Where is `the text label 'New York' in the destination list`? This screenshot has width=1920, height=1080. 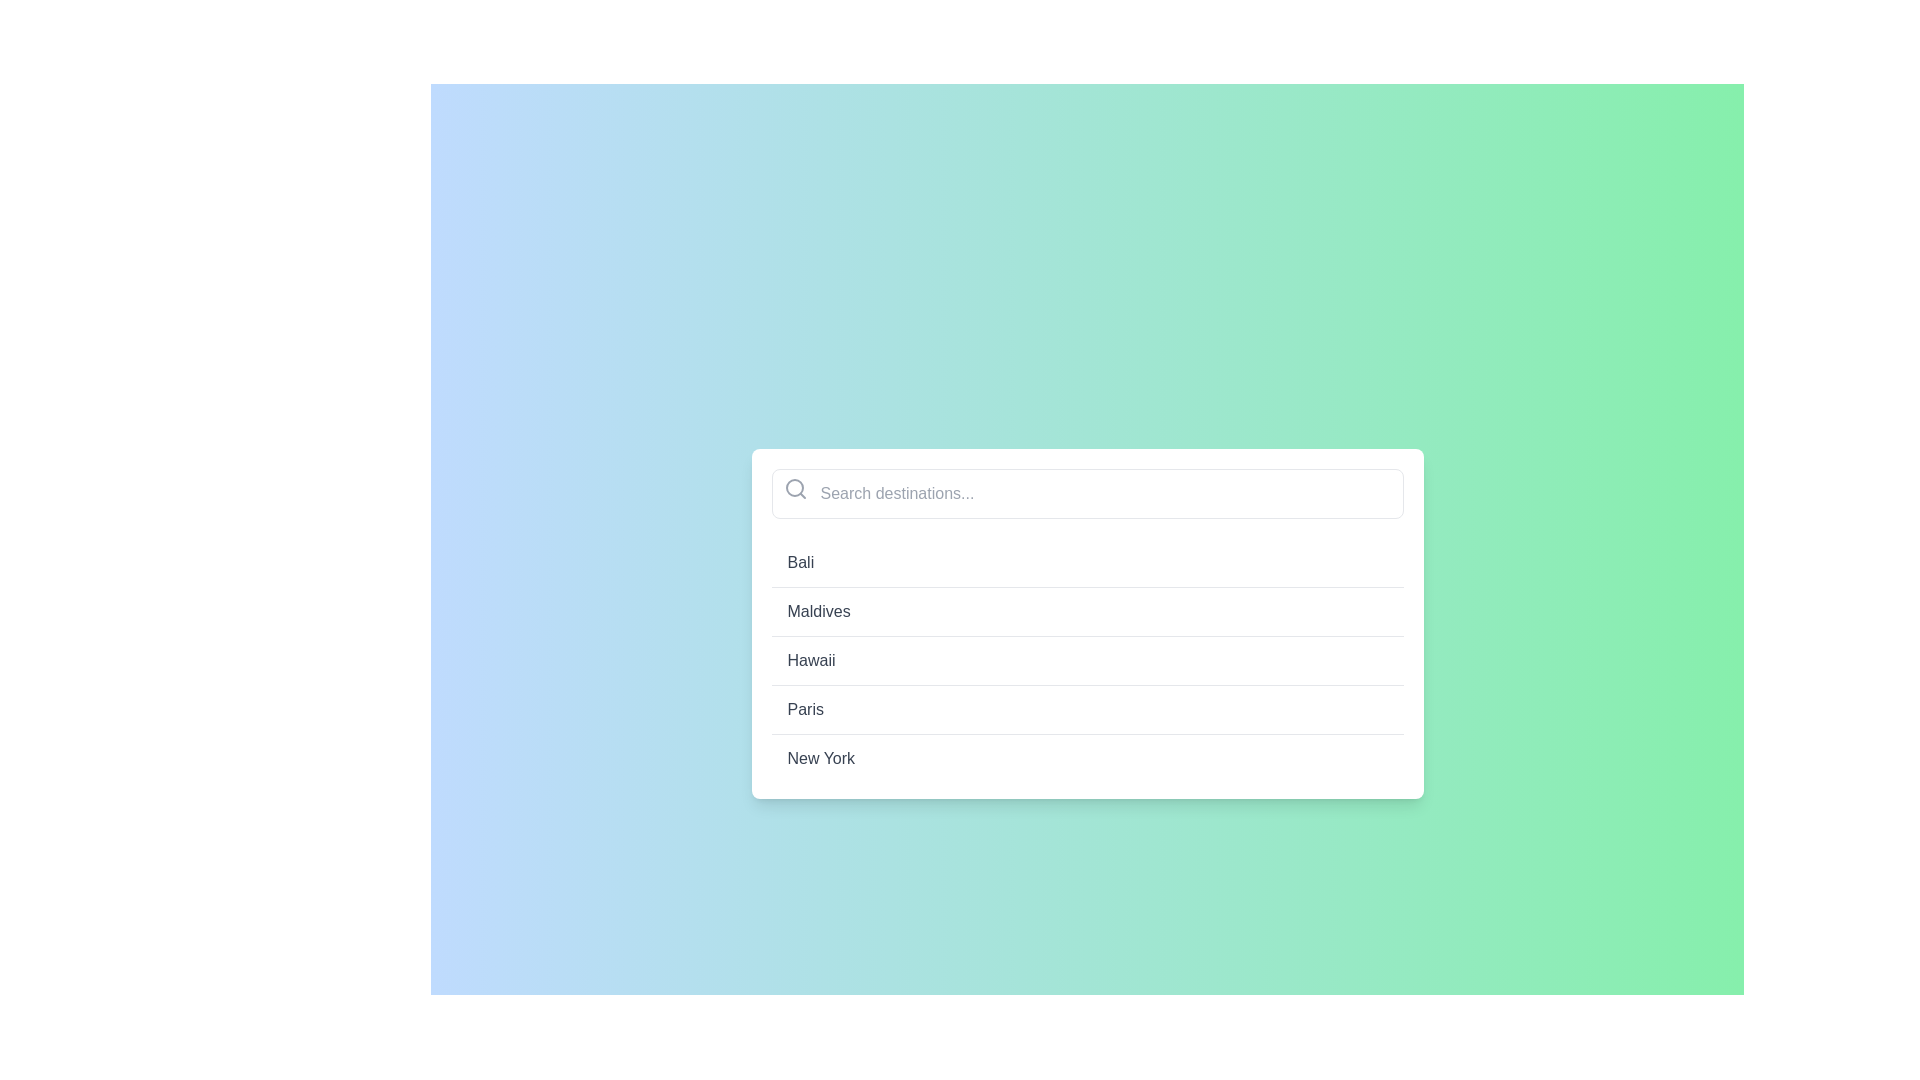
the text label 'New York' in the destination list is located at coordinates (821, 759).